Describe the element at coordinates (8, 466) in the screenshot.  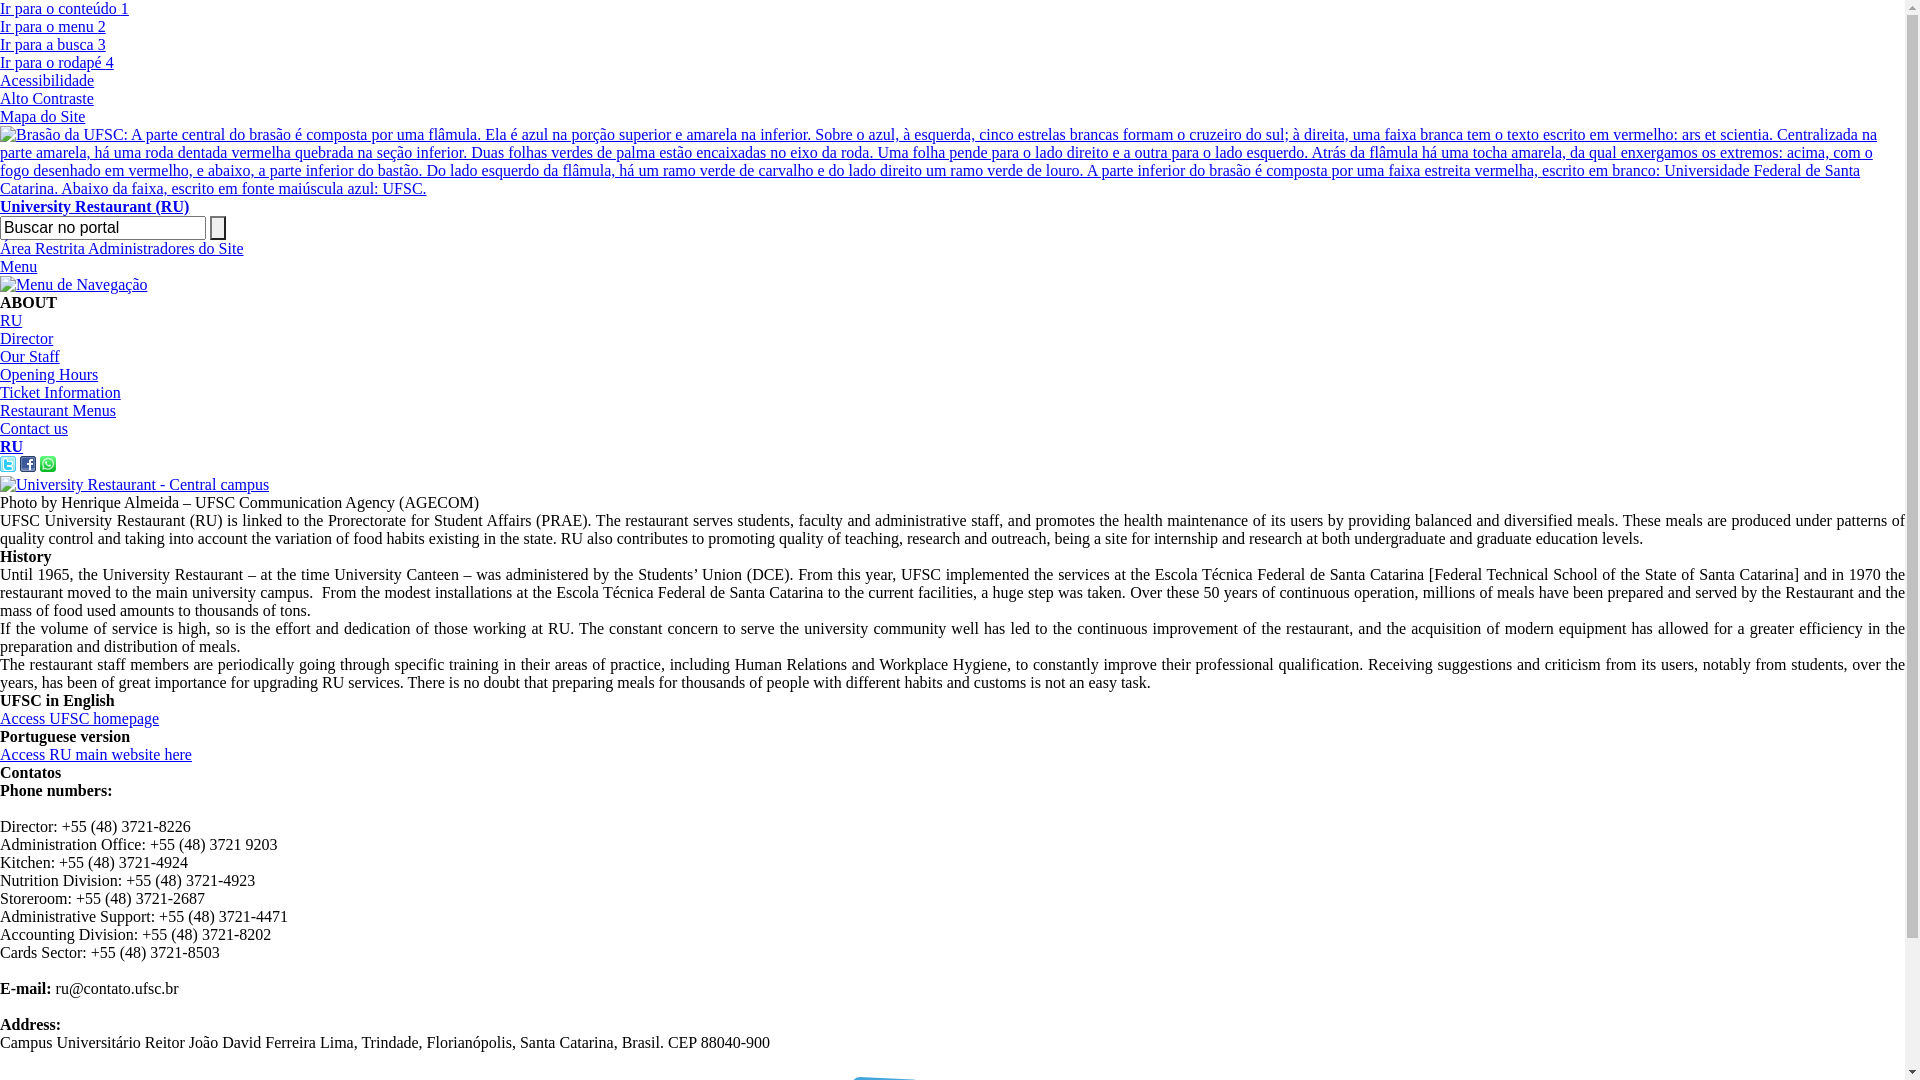
I see `'Compartilhar no Twitter'` at that location.